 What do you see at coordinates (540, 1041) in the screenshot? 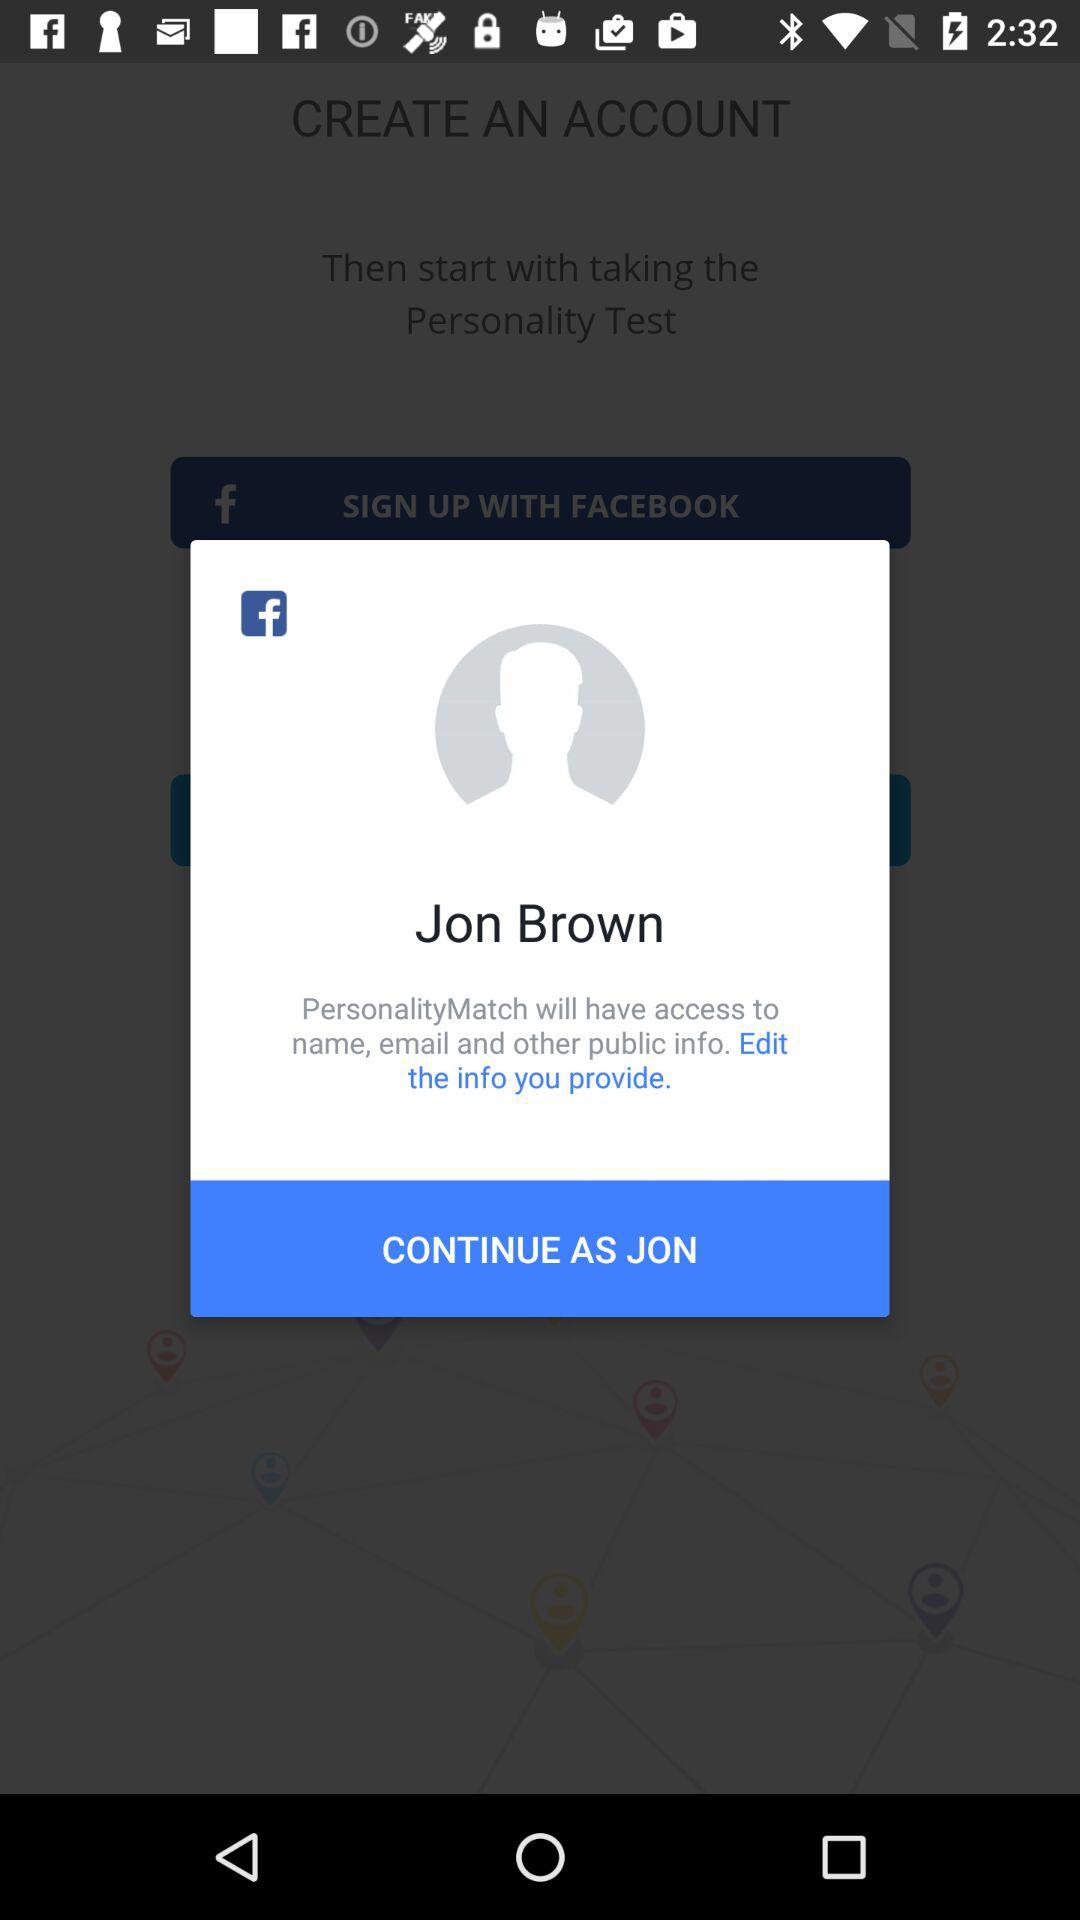
I see `item below the jon brown item` at bounding box center [540, 1041].